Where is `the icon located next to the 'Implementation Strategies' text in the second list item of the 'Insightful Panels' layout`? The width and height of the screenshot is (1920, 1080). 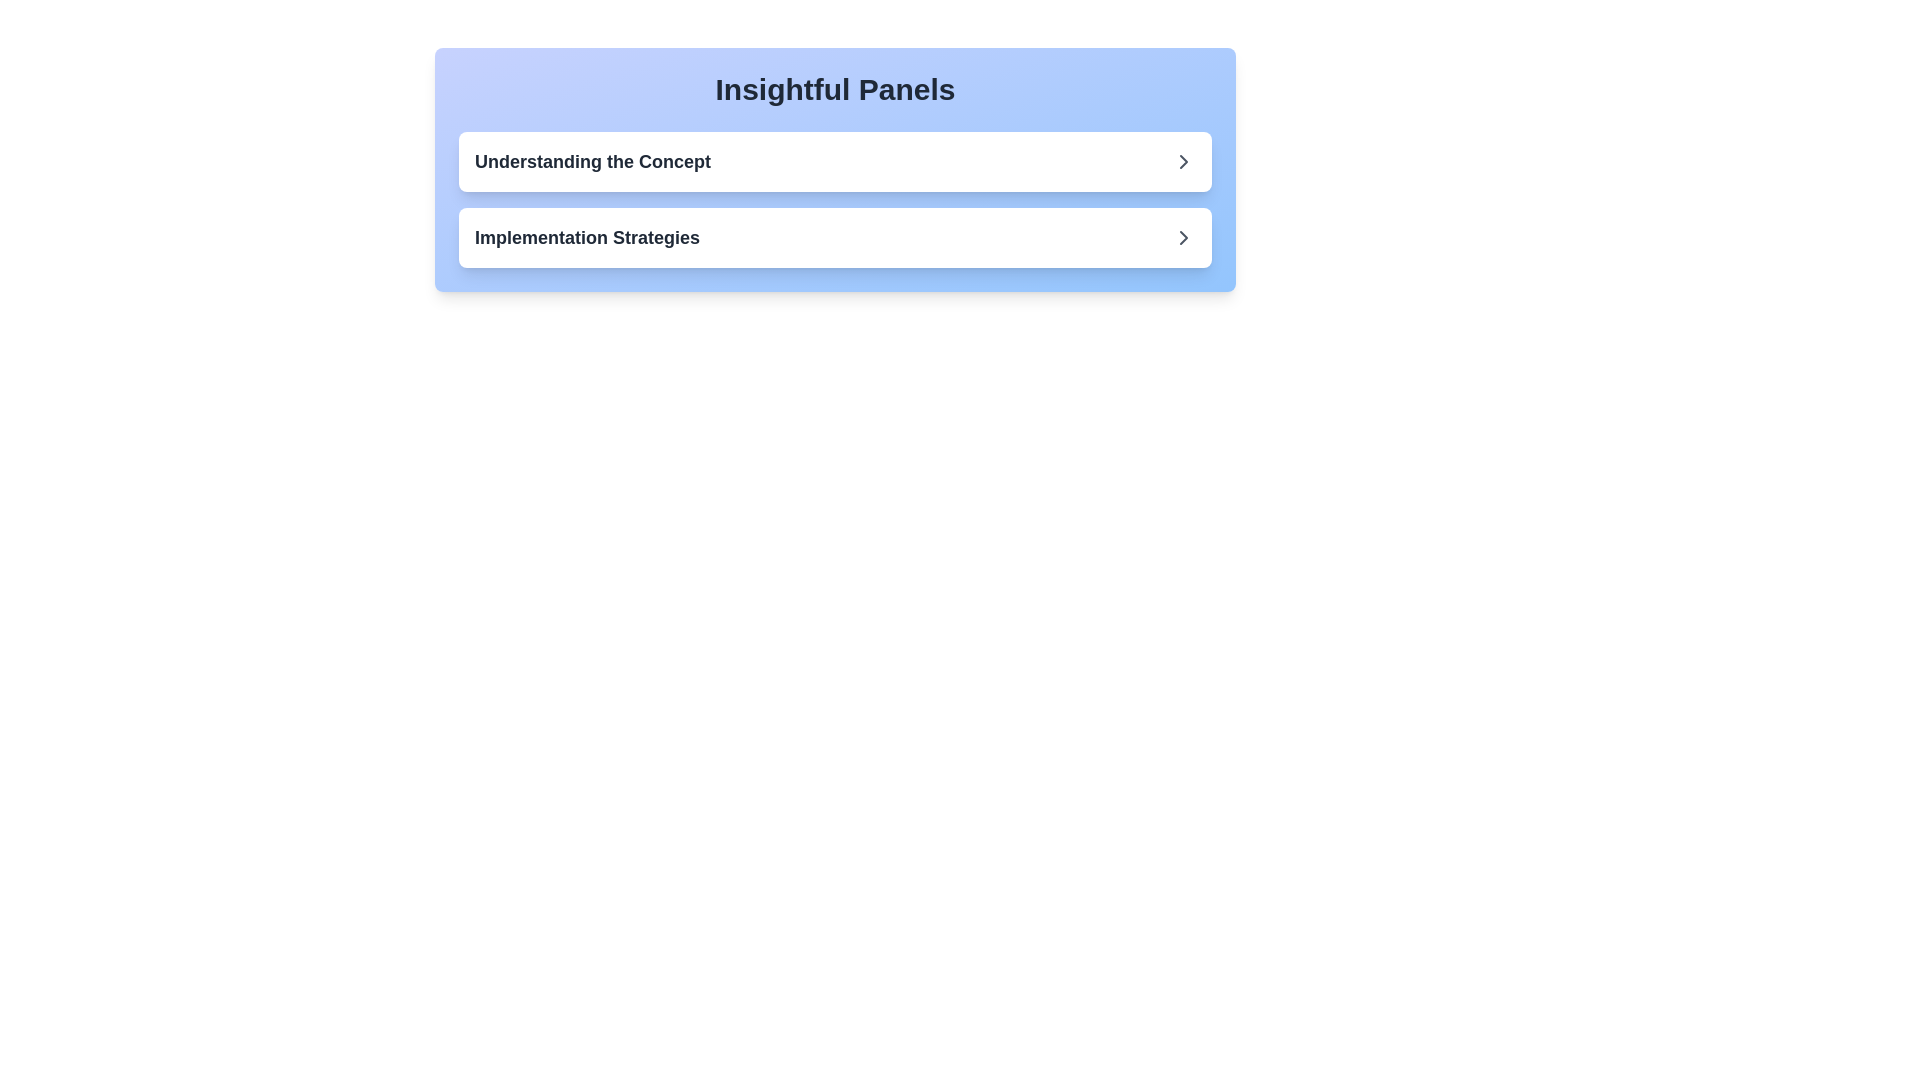 the icon located next to the 'Implementation Strategies' text in the second list item of the 'Insightful Panels' layout is located at coordinates (1184, 161).